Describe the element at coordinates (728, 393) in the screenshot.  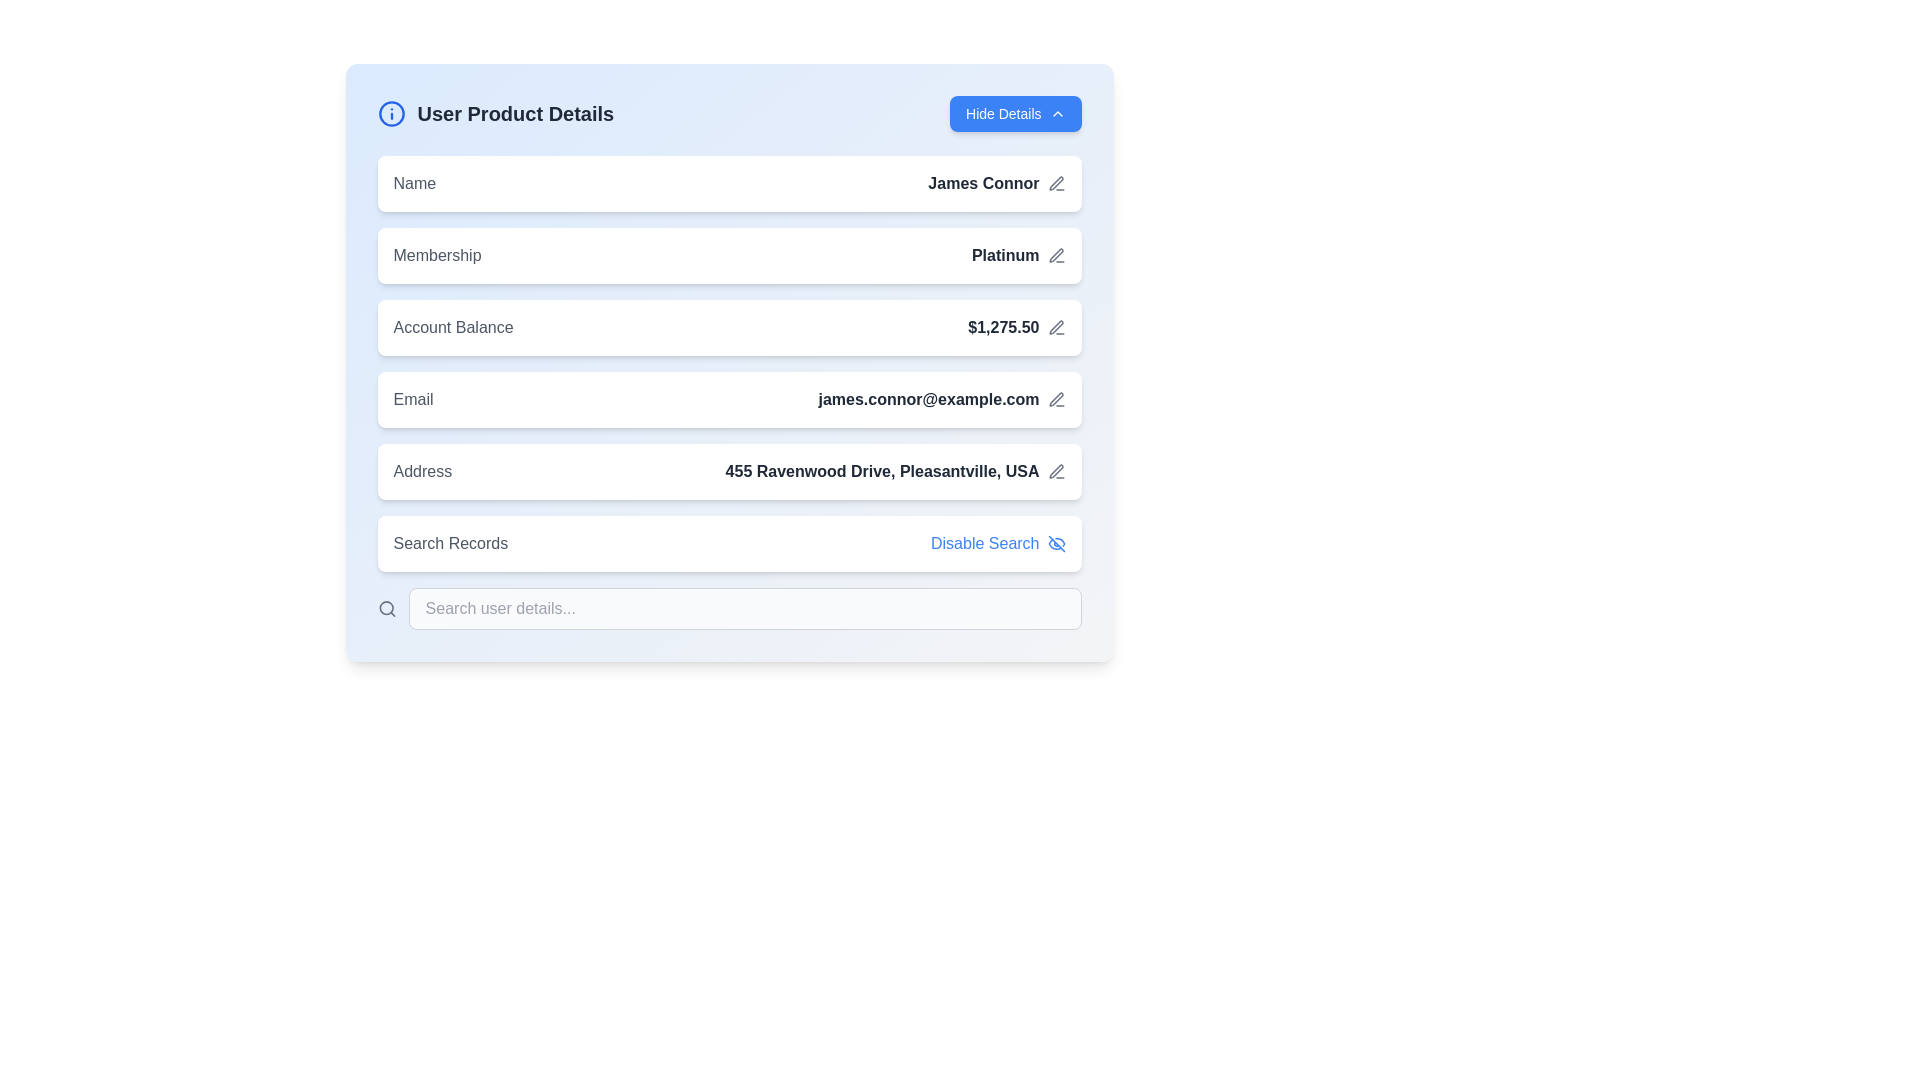
I see `the interactive icons next to the details in the Information display panel to interact with the rows of labeled information such as 'Name', 'Membership', and 'Account Balance'` at that location.